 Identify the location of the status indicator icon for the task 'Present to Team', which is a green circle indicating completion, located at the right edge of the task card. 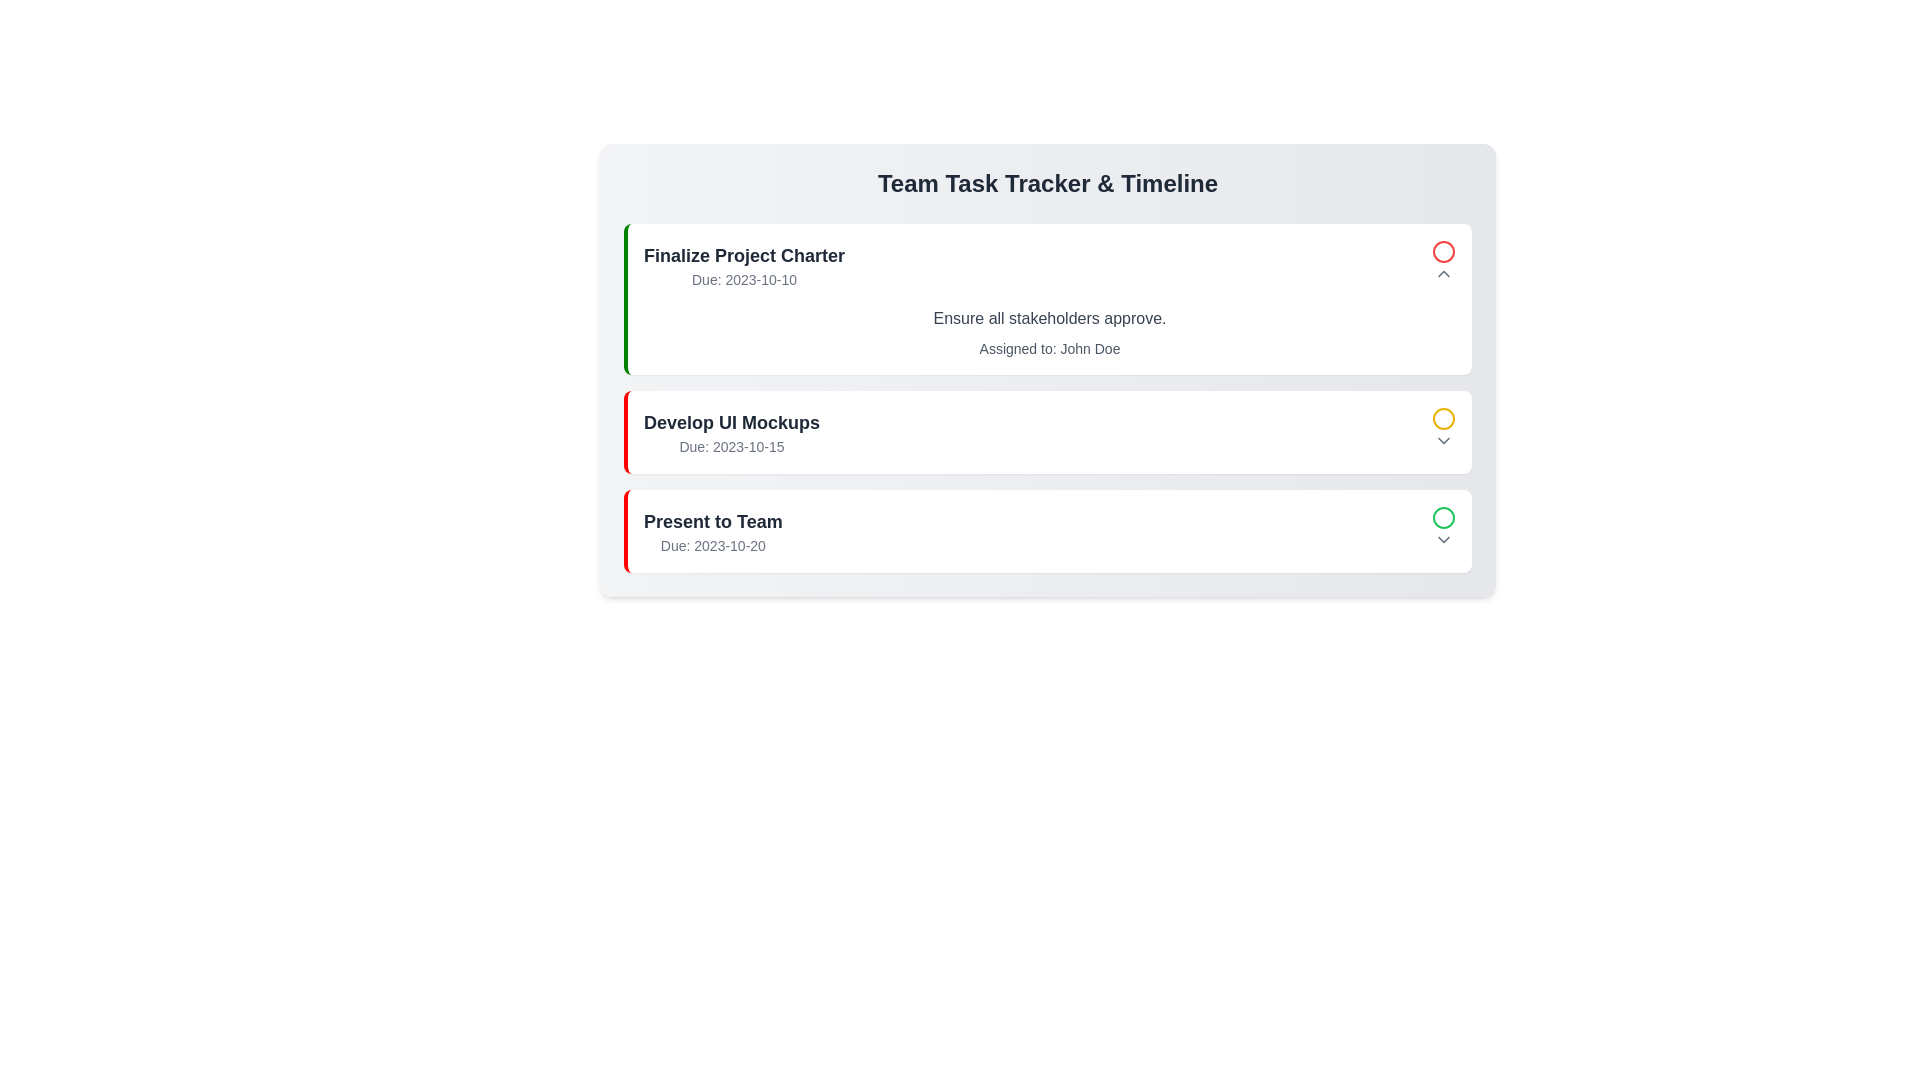
(1444, 530).